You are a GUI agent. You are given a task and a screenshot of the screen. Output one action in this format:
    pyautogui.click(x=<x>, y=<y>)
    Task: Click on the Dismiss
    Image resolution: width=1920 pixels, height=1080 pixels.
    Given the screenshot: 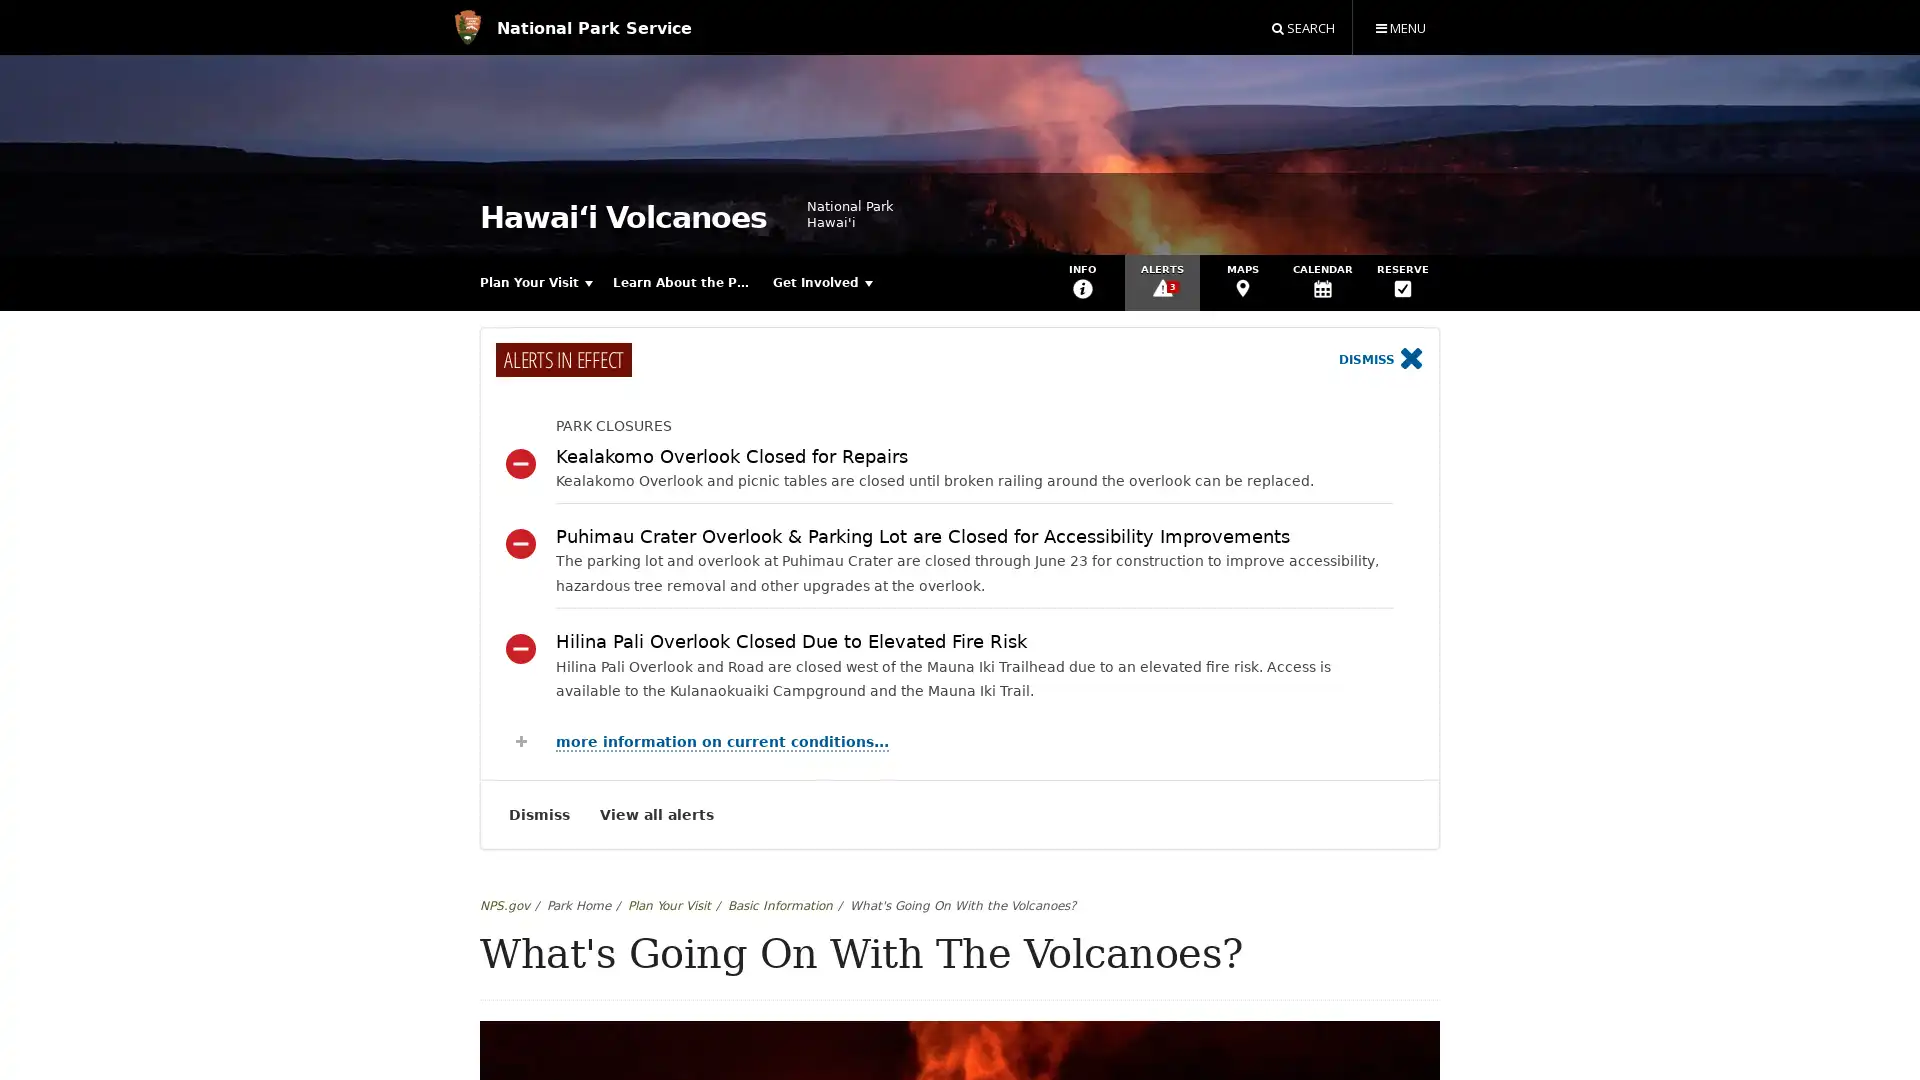 What is the action you would take?
    pyautogui.click(x=1380, y=360)
    